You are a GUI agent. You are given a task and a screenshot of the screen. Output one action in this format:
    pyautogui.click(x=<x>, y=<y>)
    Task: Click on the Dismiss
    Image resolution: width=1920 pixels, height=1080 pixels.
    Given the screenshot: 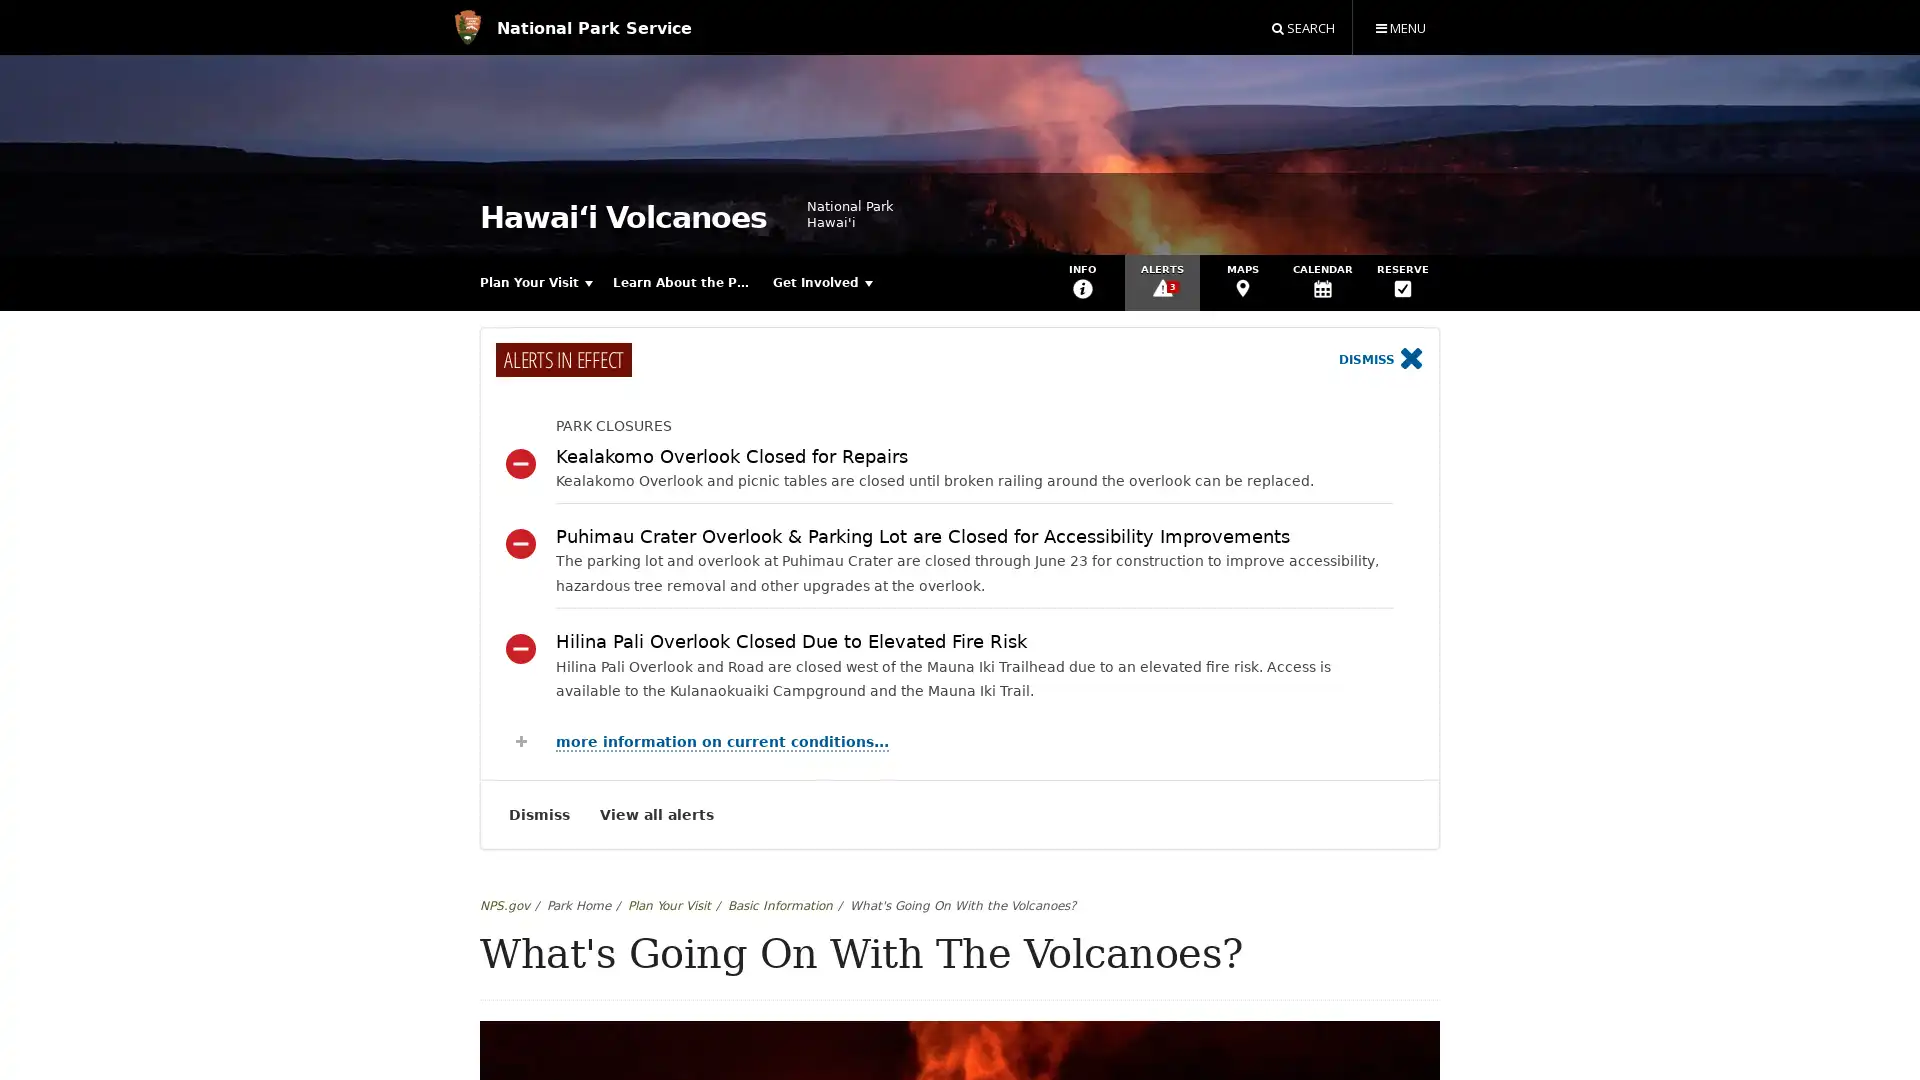 What is the action you would take?
    pyautogui.click(x=1380, y=360)
    